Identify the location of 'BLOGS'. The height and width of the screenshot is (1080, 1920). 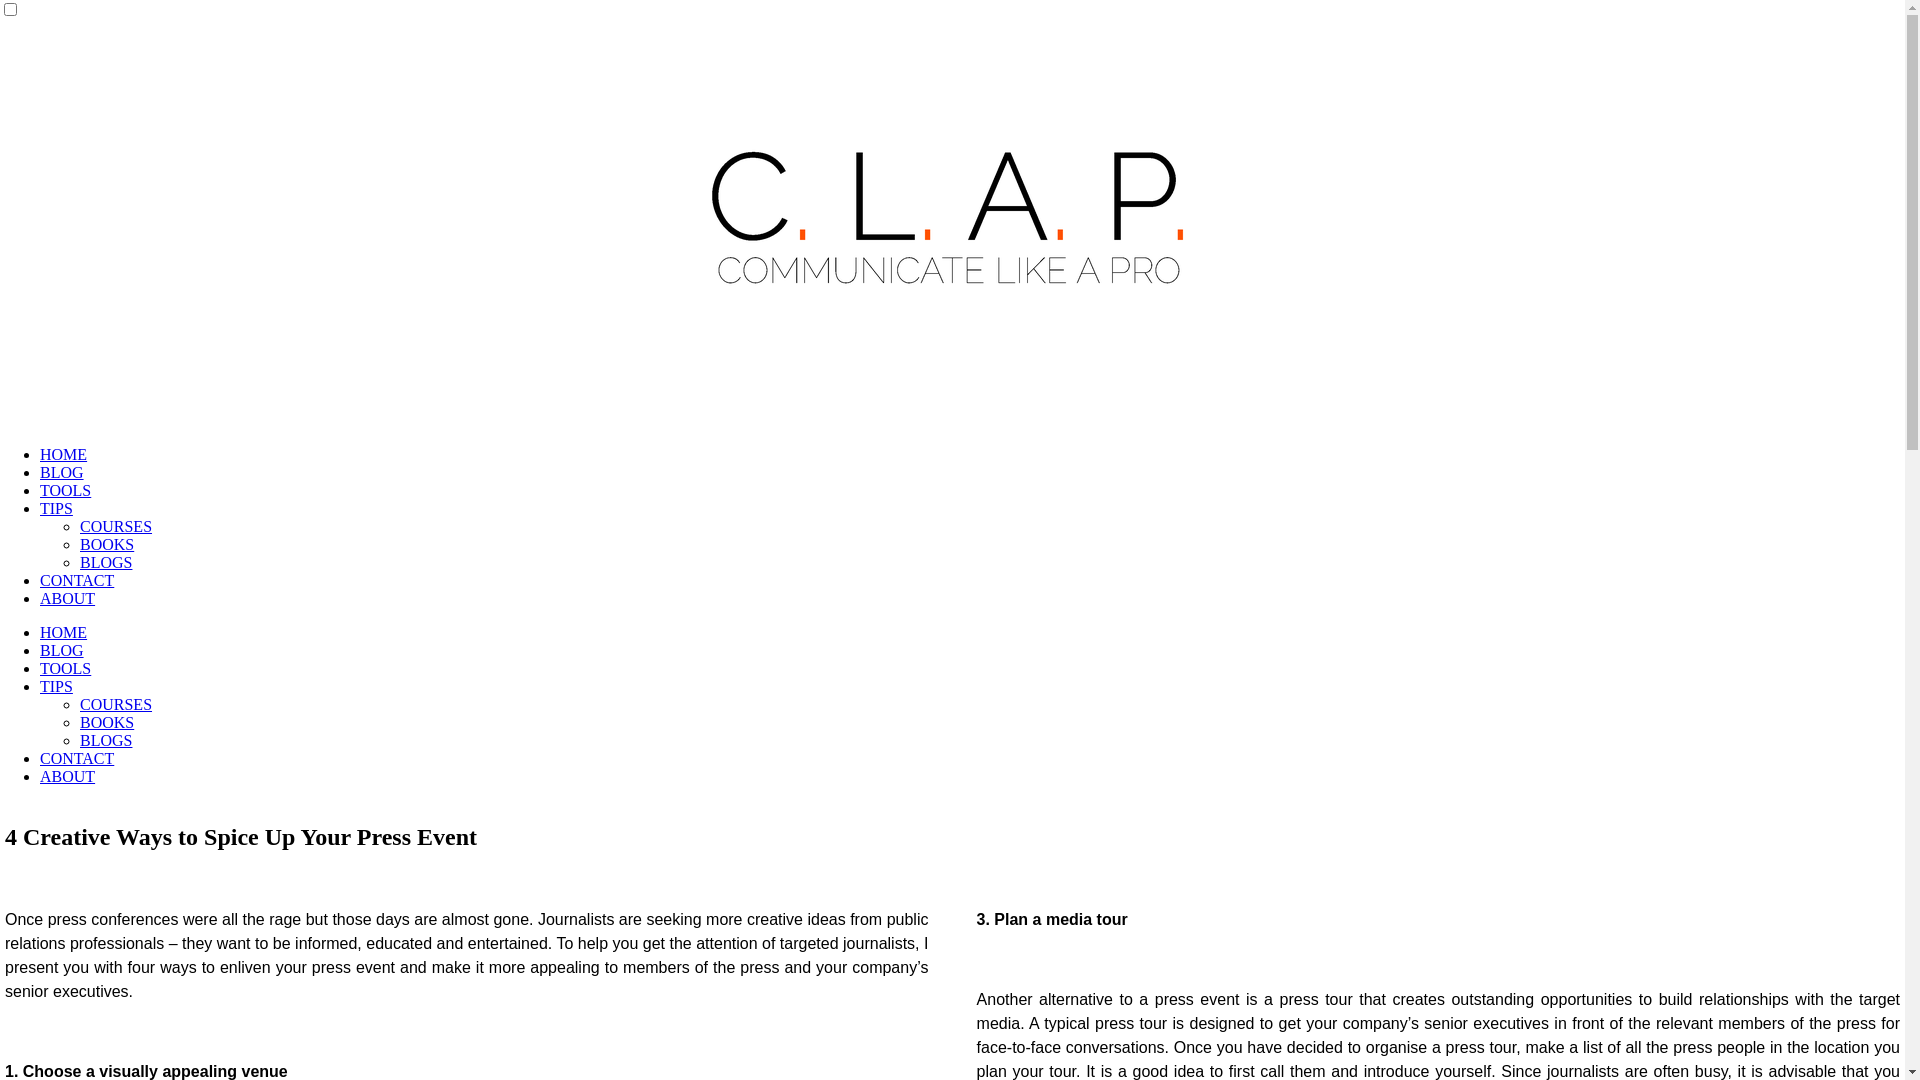
(104, 562).